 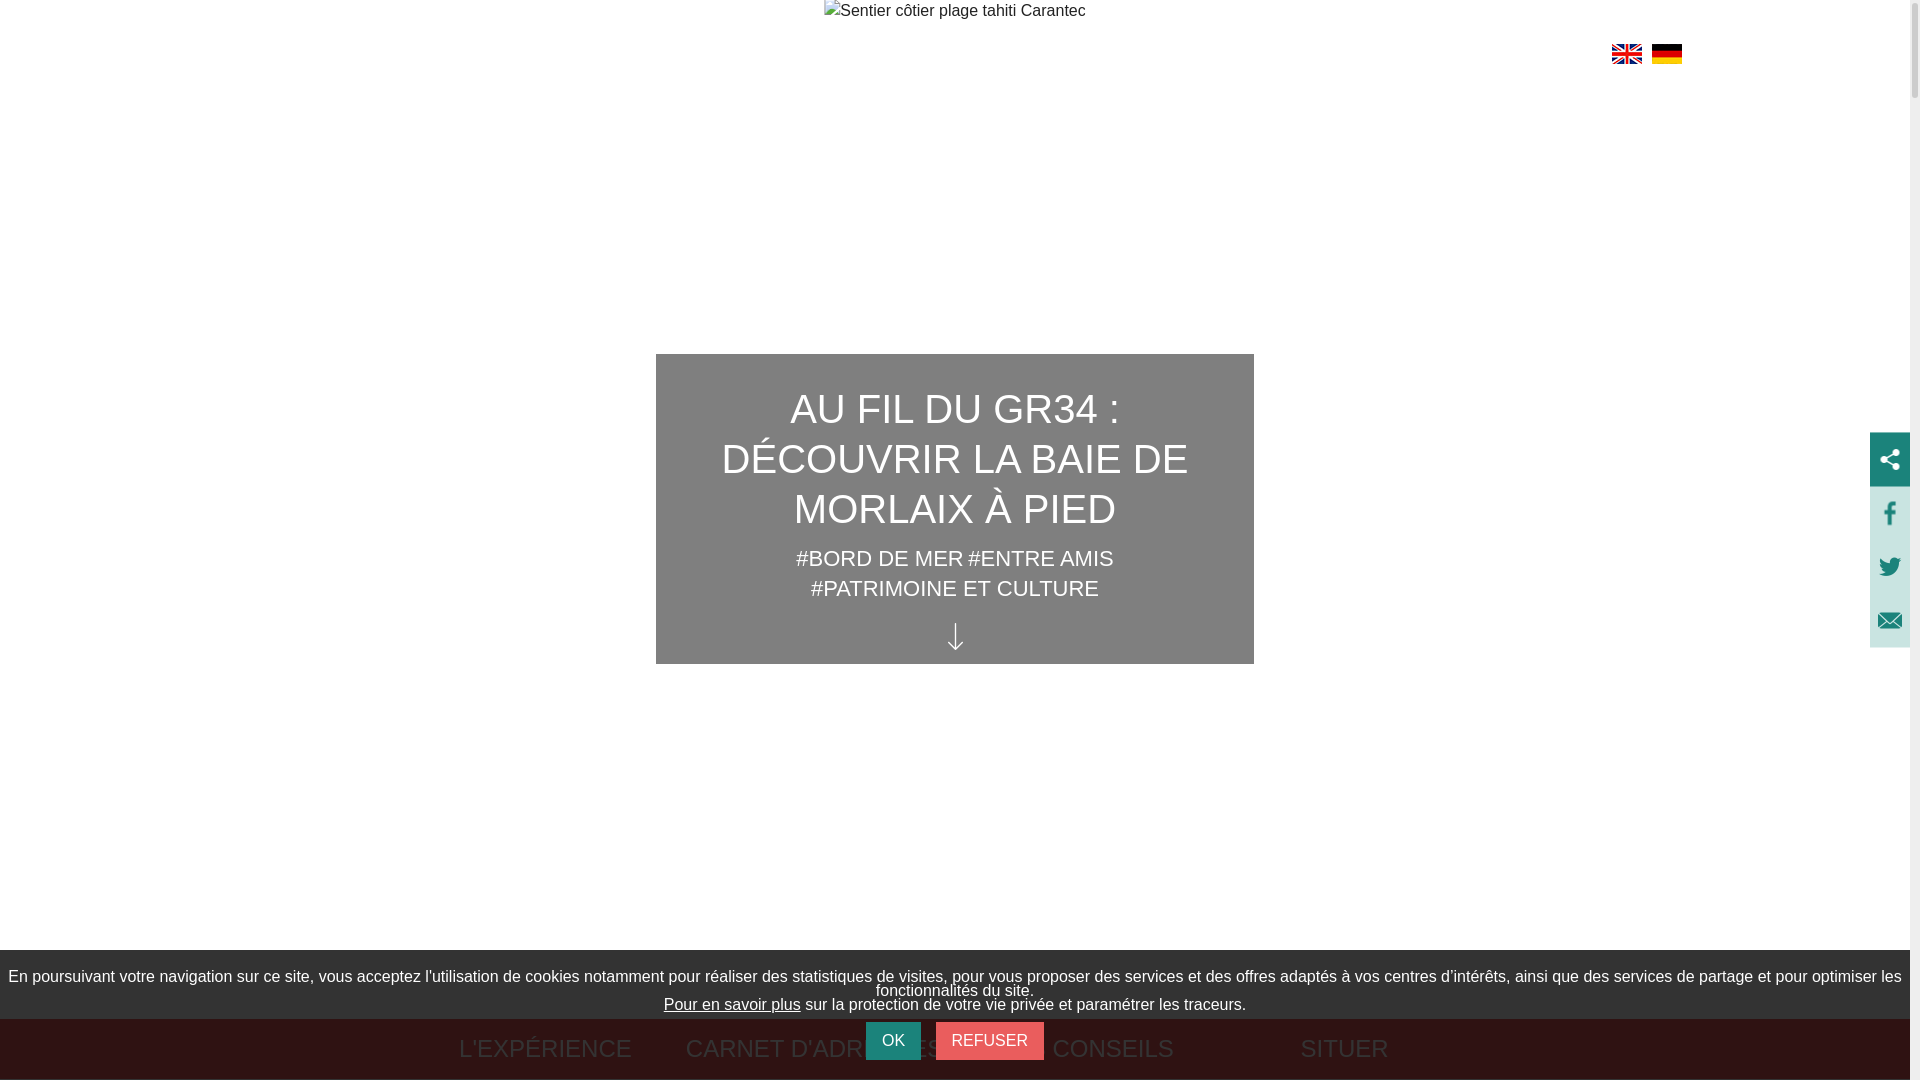 What do you see at coordinates (1083, 1048) in the screenshot?
I see `'NOS CONSEILS'` at bounding box center [1083, 1048].